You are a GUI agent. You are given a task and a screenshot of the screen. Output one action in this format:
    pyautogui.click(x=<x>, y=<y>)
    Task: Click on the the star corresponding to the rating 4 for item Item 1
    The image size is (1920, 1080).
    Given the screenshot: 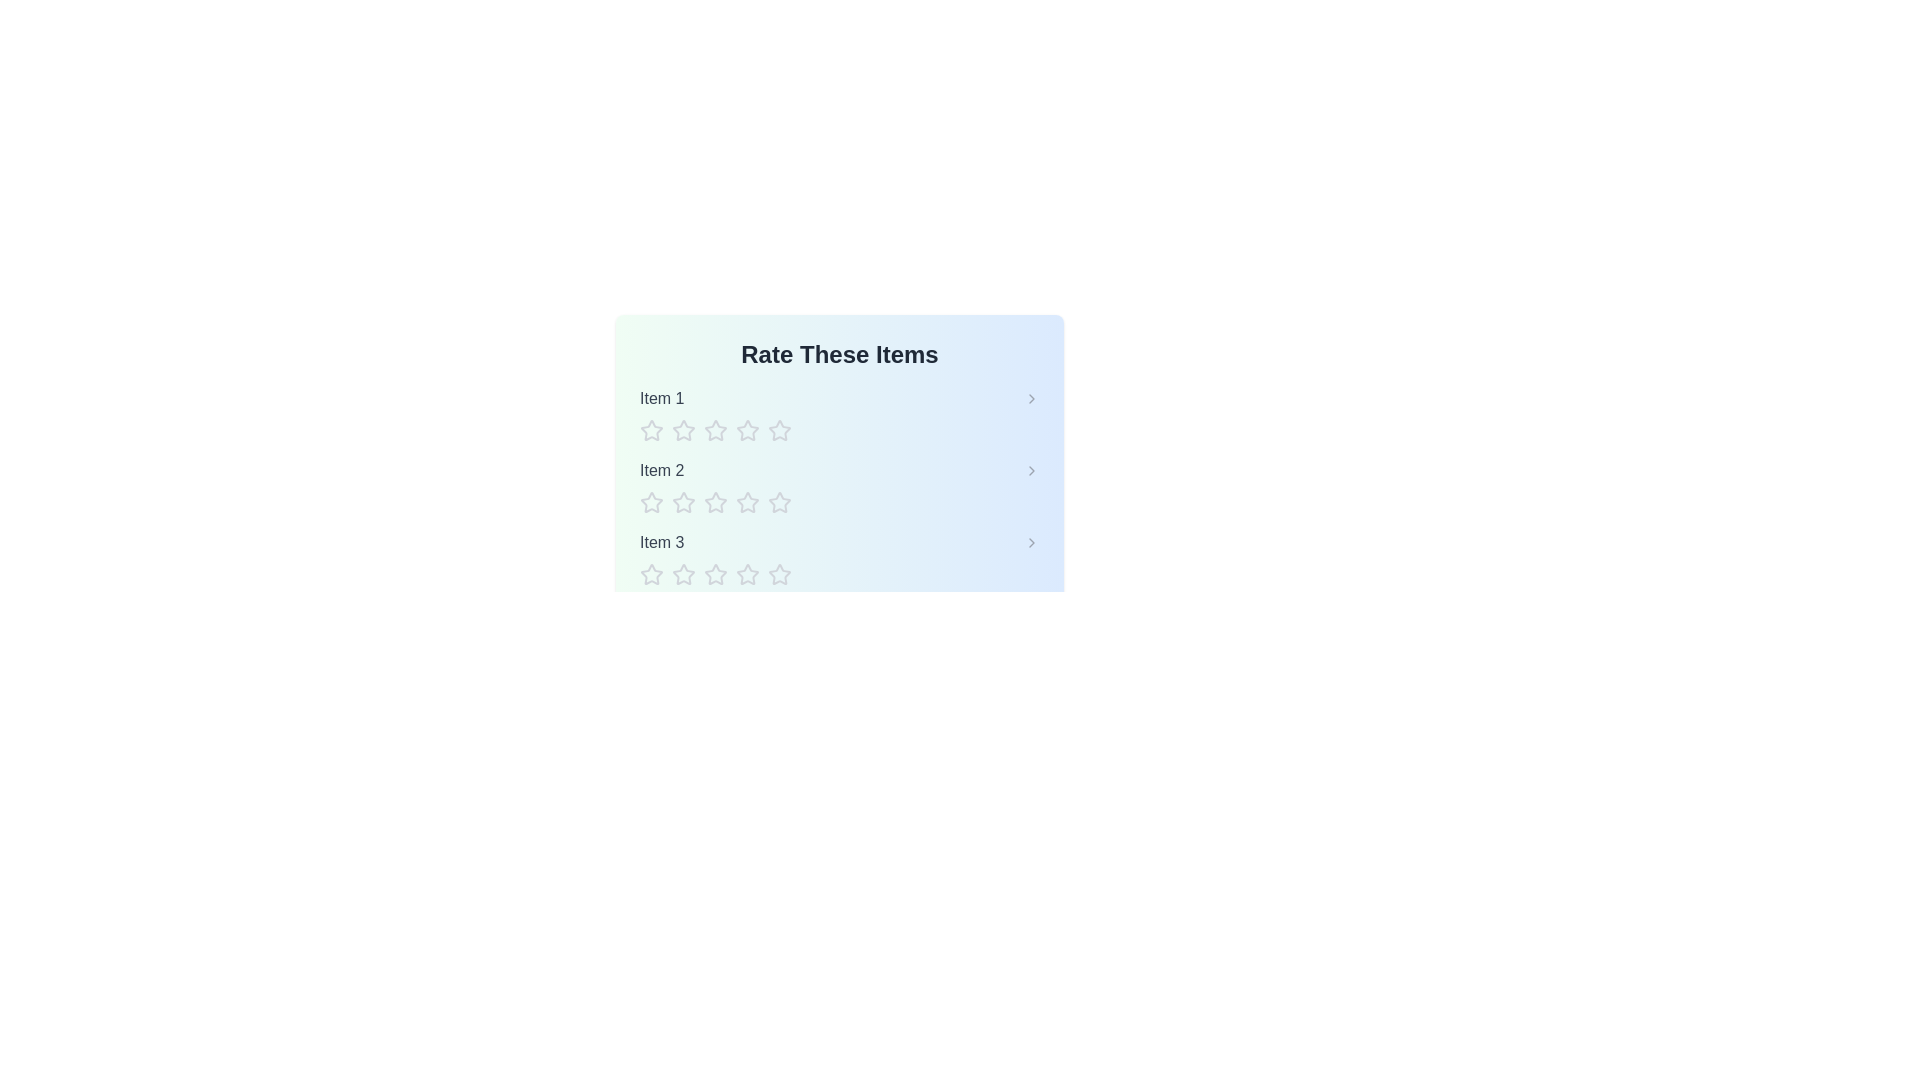 What is the action you would take?
    pyautogui.click(x=747, y=430)
    